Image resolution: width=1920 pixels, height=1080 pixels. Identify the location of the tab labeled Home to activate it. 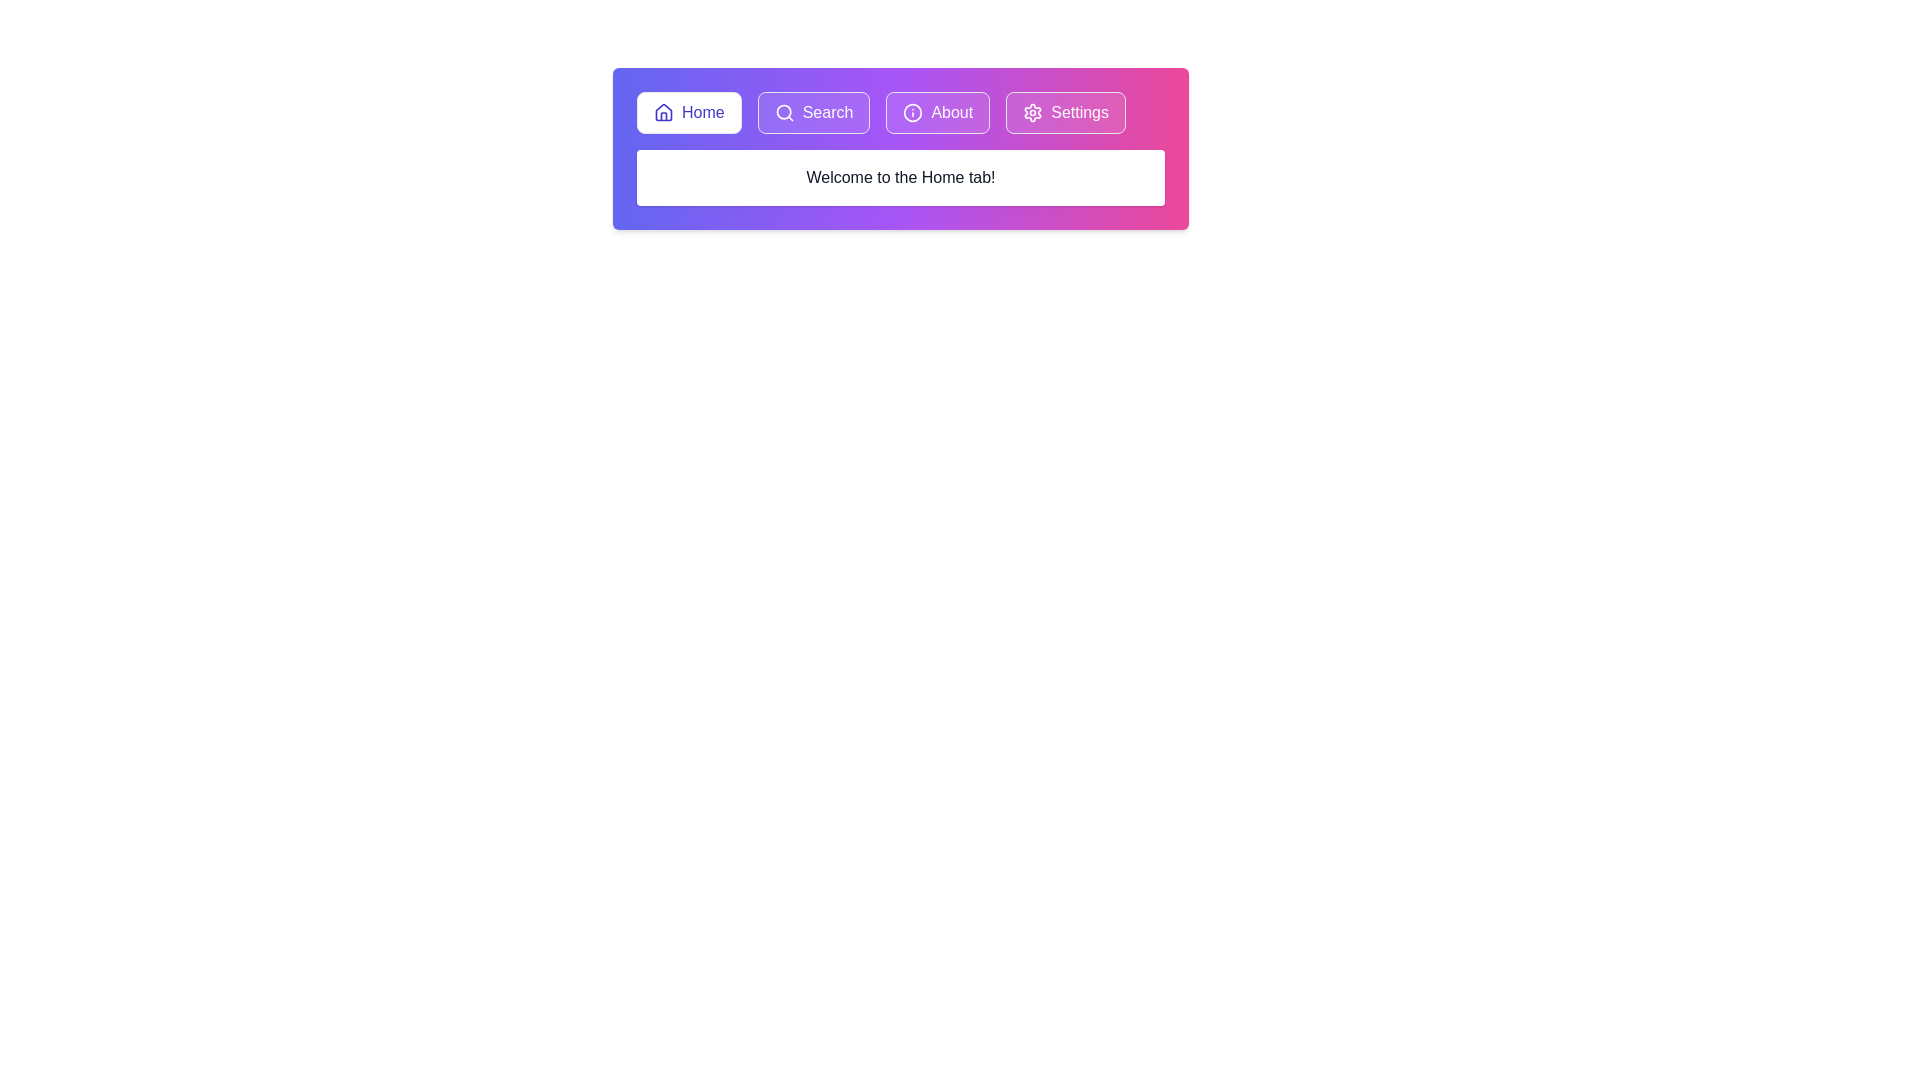
(689, 112).